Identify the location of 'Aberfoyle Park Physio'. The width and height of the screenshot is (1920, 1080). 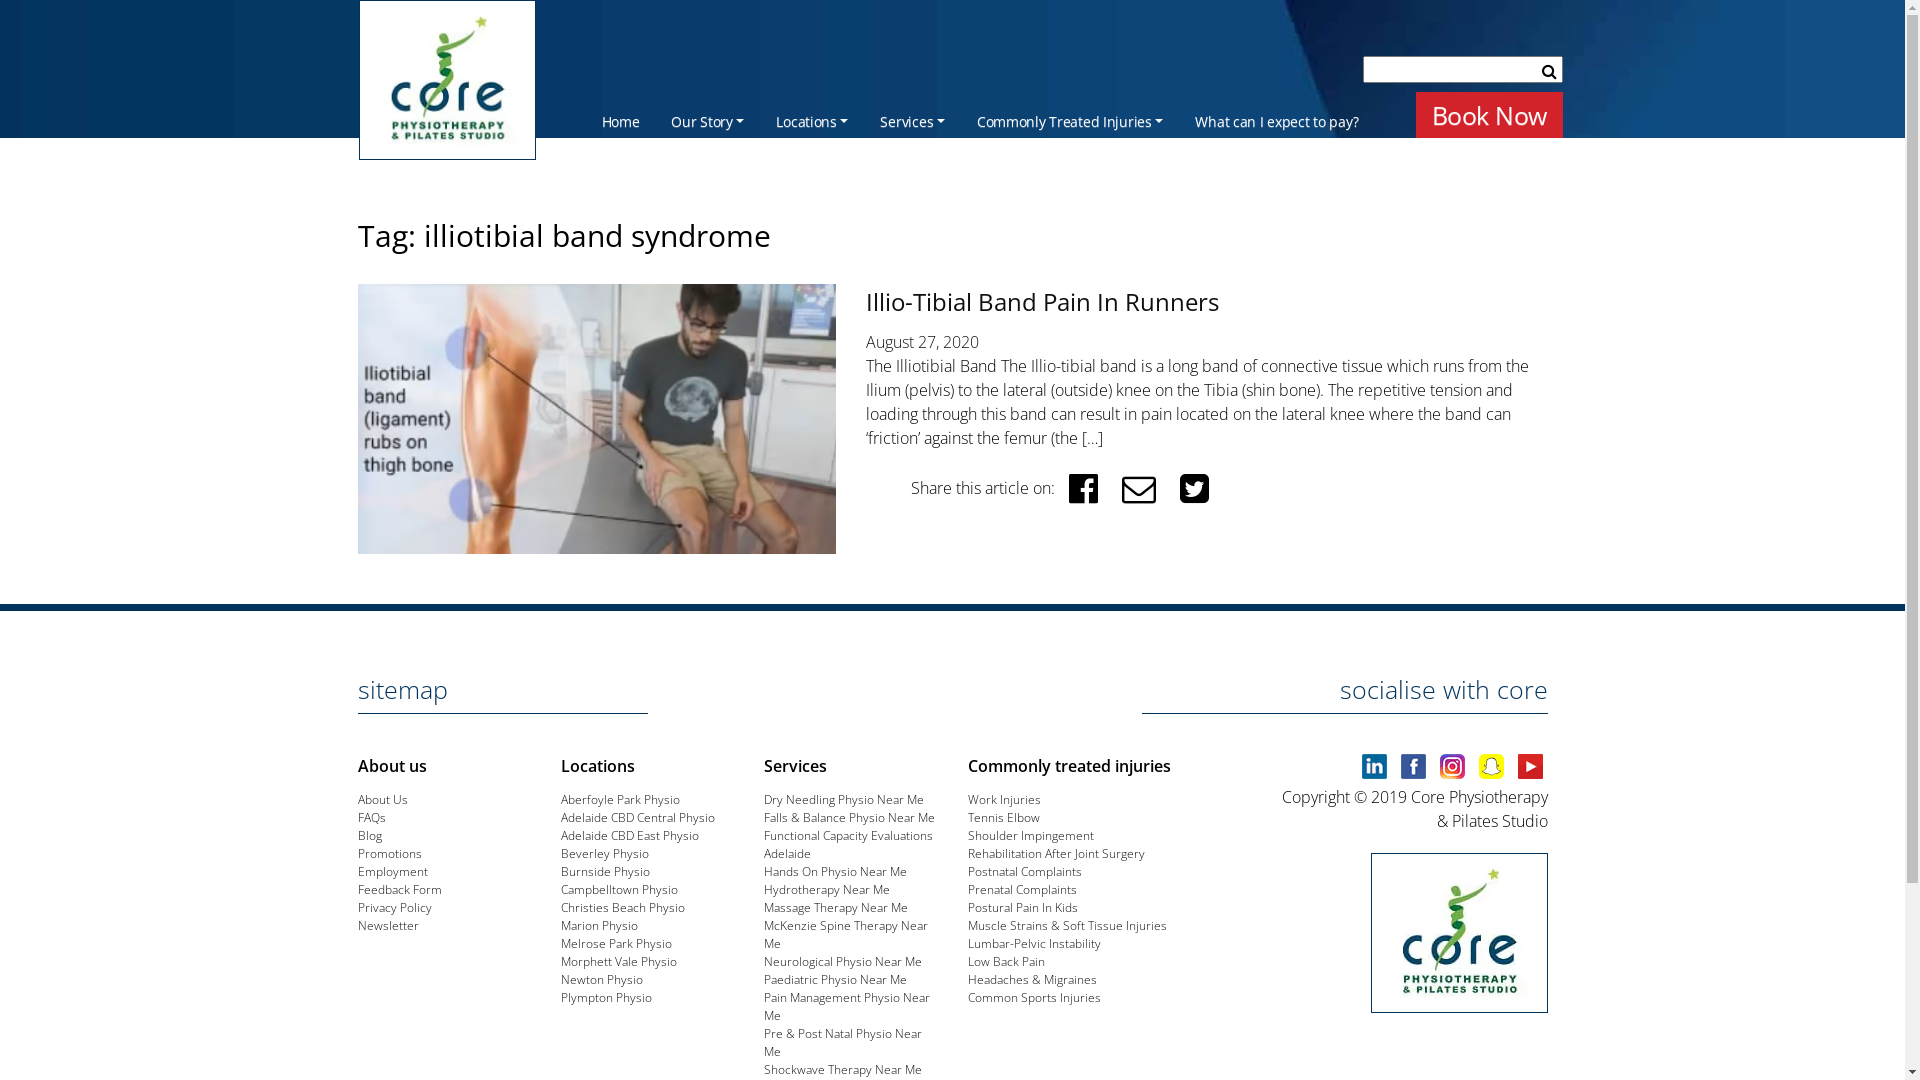
(619, 798).